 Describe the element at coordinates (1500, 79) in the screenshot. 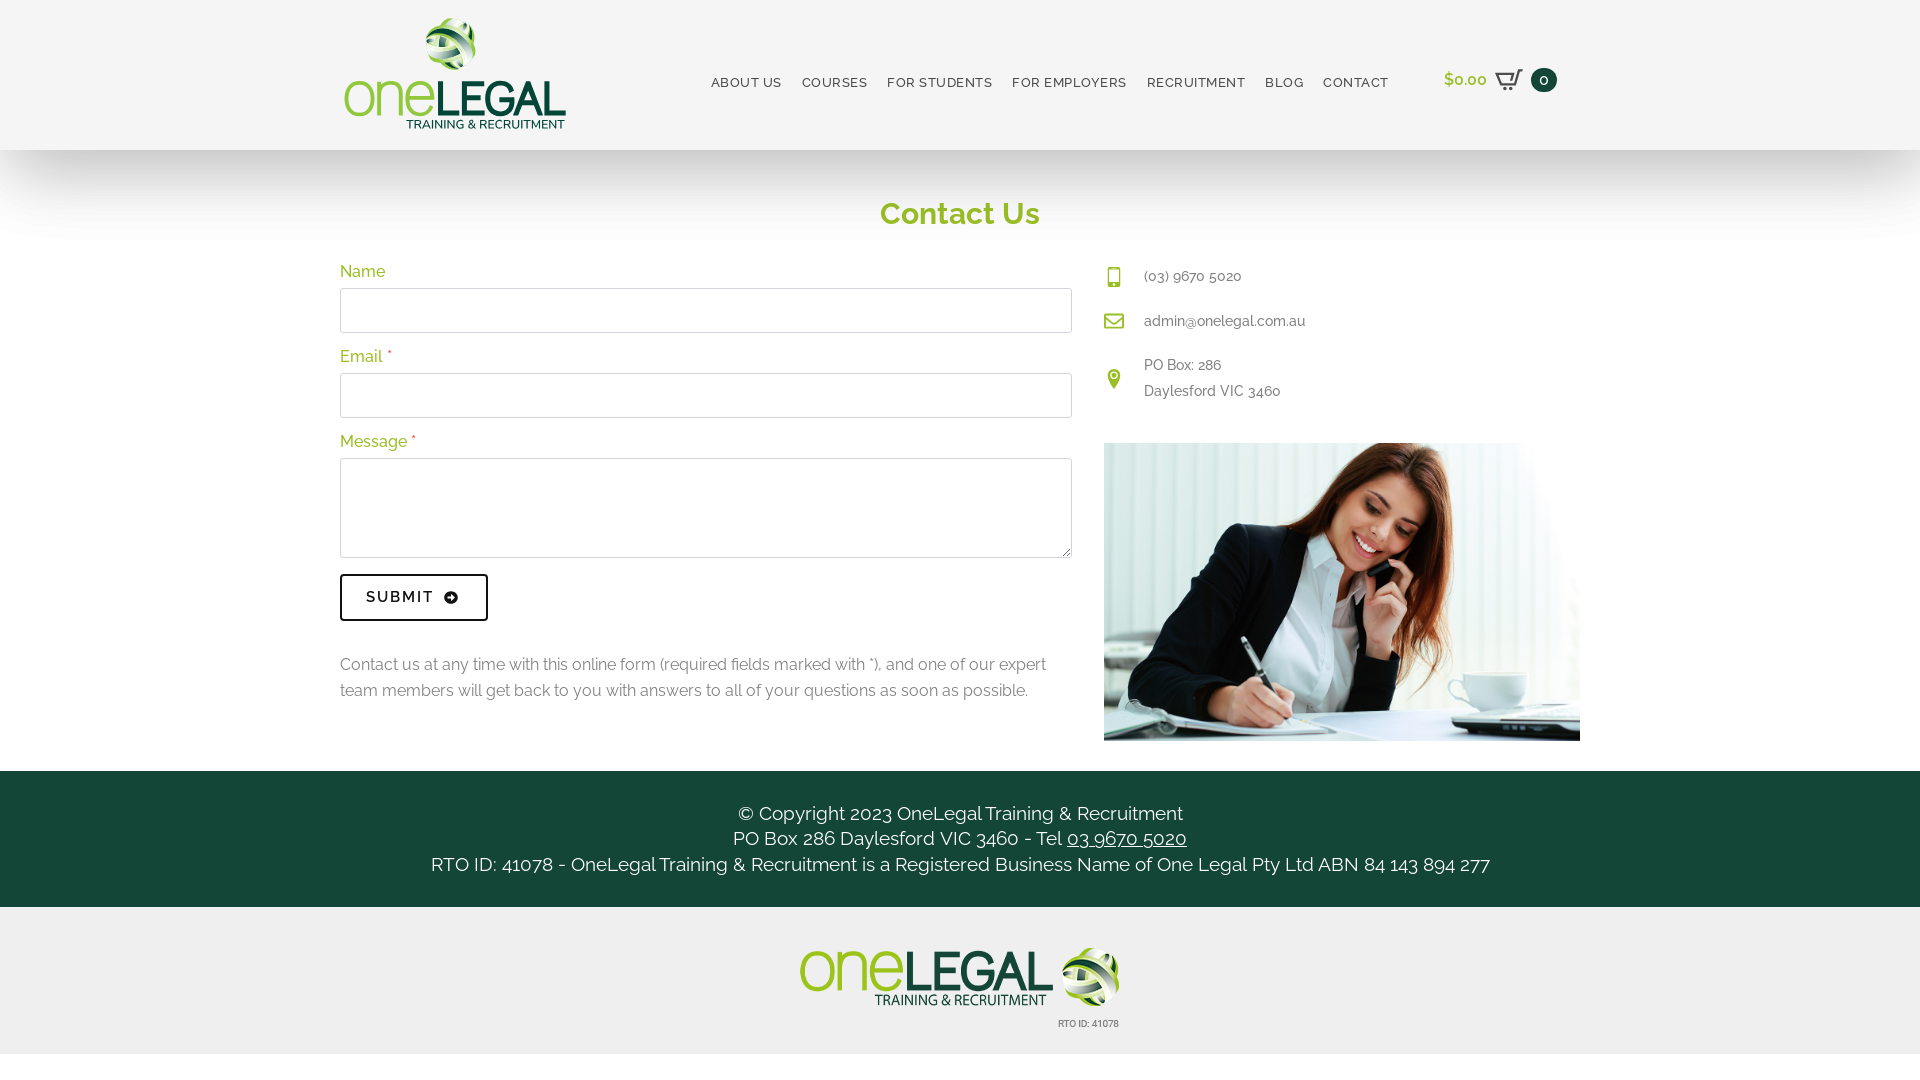

I see `'$0.00` at that location.